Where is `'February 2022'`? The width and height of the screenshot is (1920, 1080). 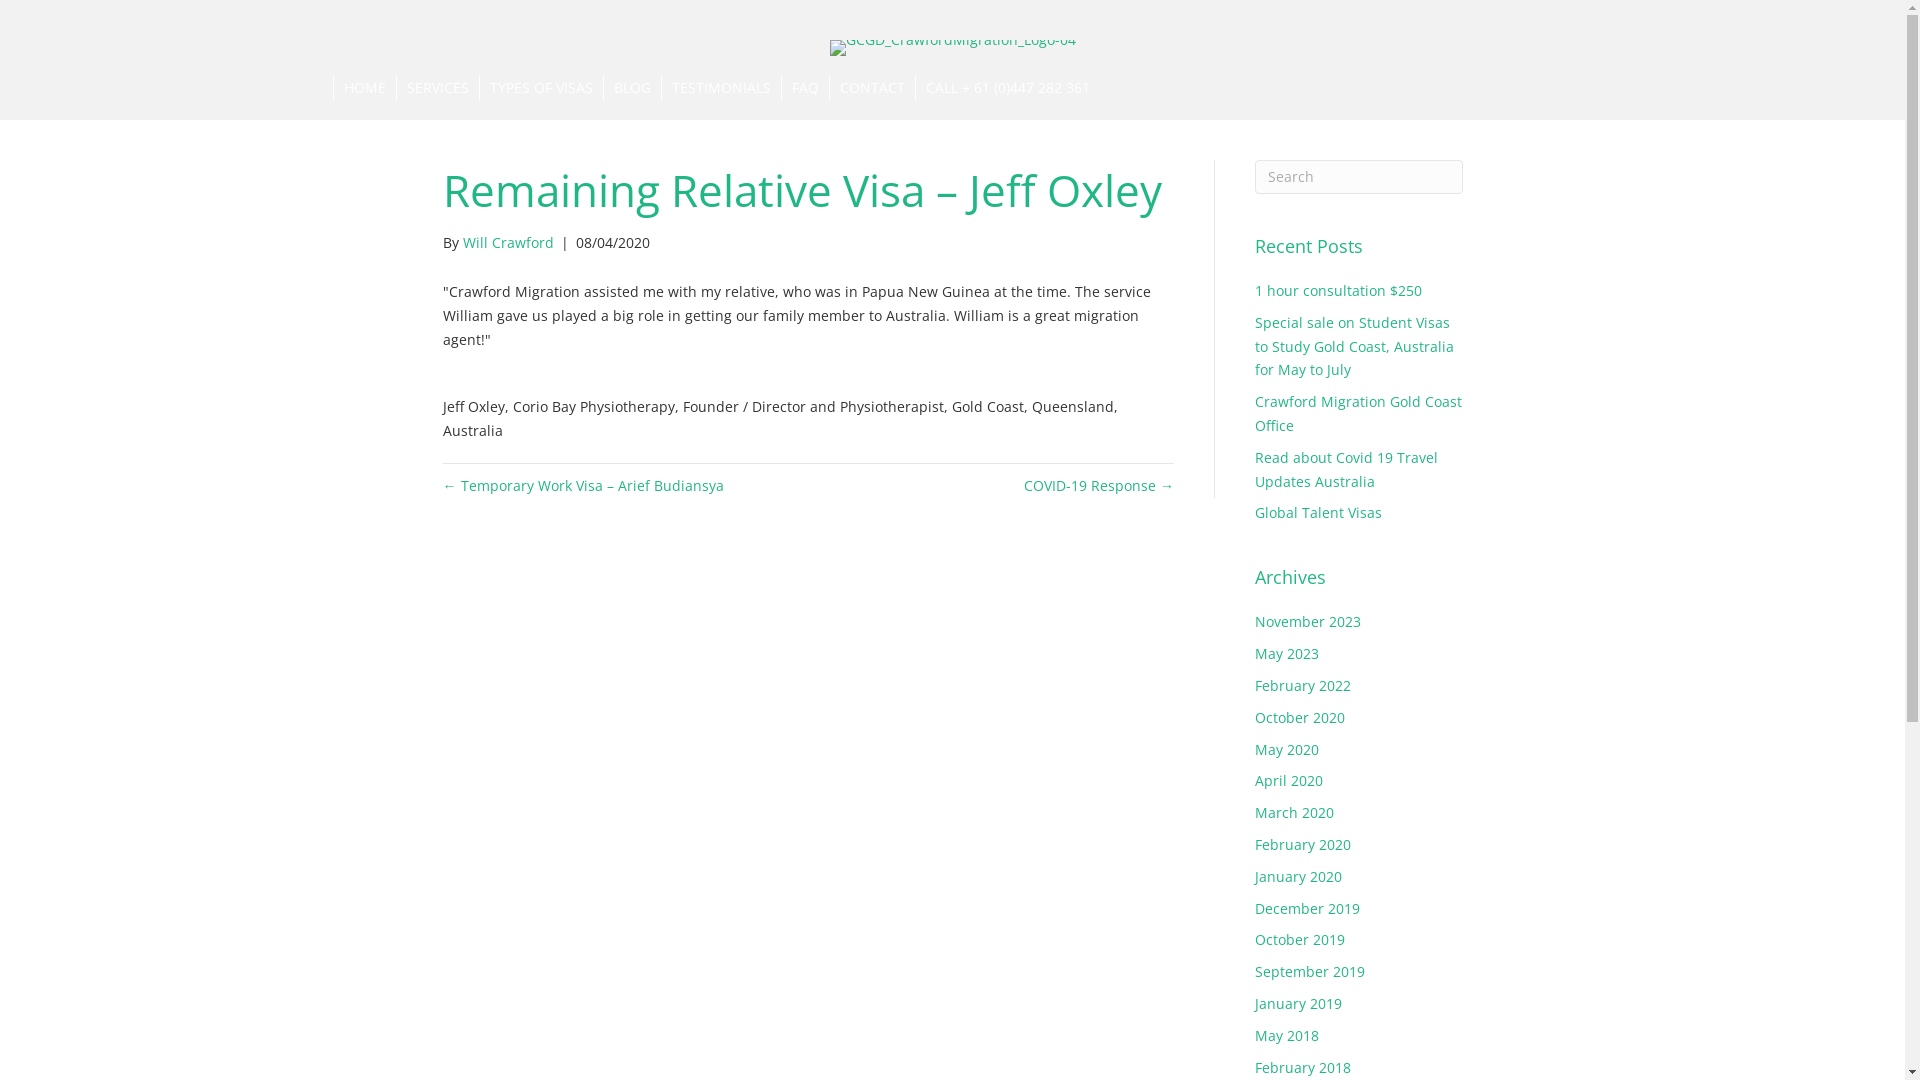
'February 2022' is located at coordinates (1302, 684).